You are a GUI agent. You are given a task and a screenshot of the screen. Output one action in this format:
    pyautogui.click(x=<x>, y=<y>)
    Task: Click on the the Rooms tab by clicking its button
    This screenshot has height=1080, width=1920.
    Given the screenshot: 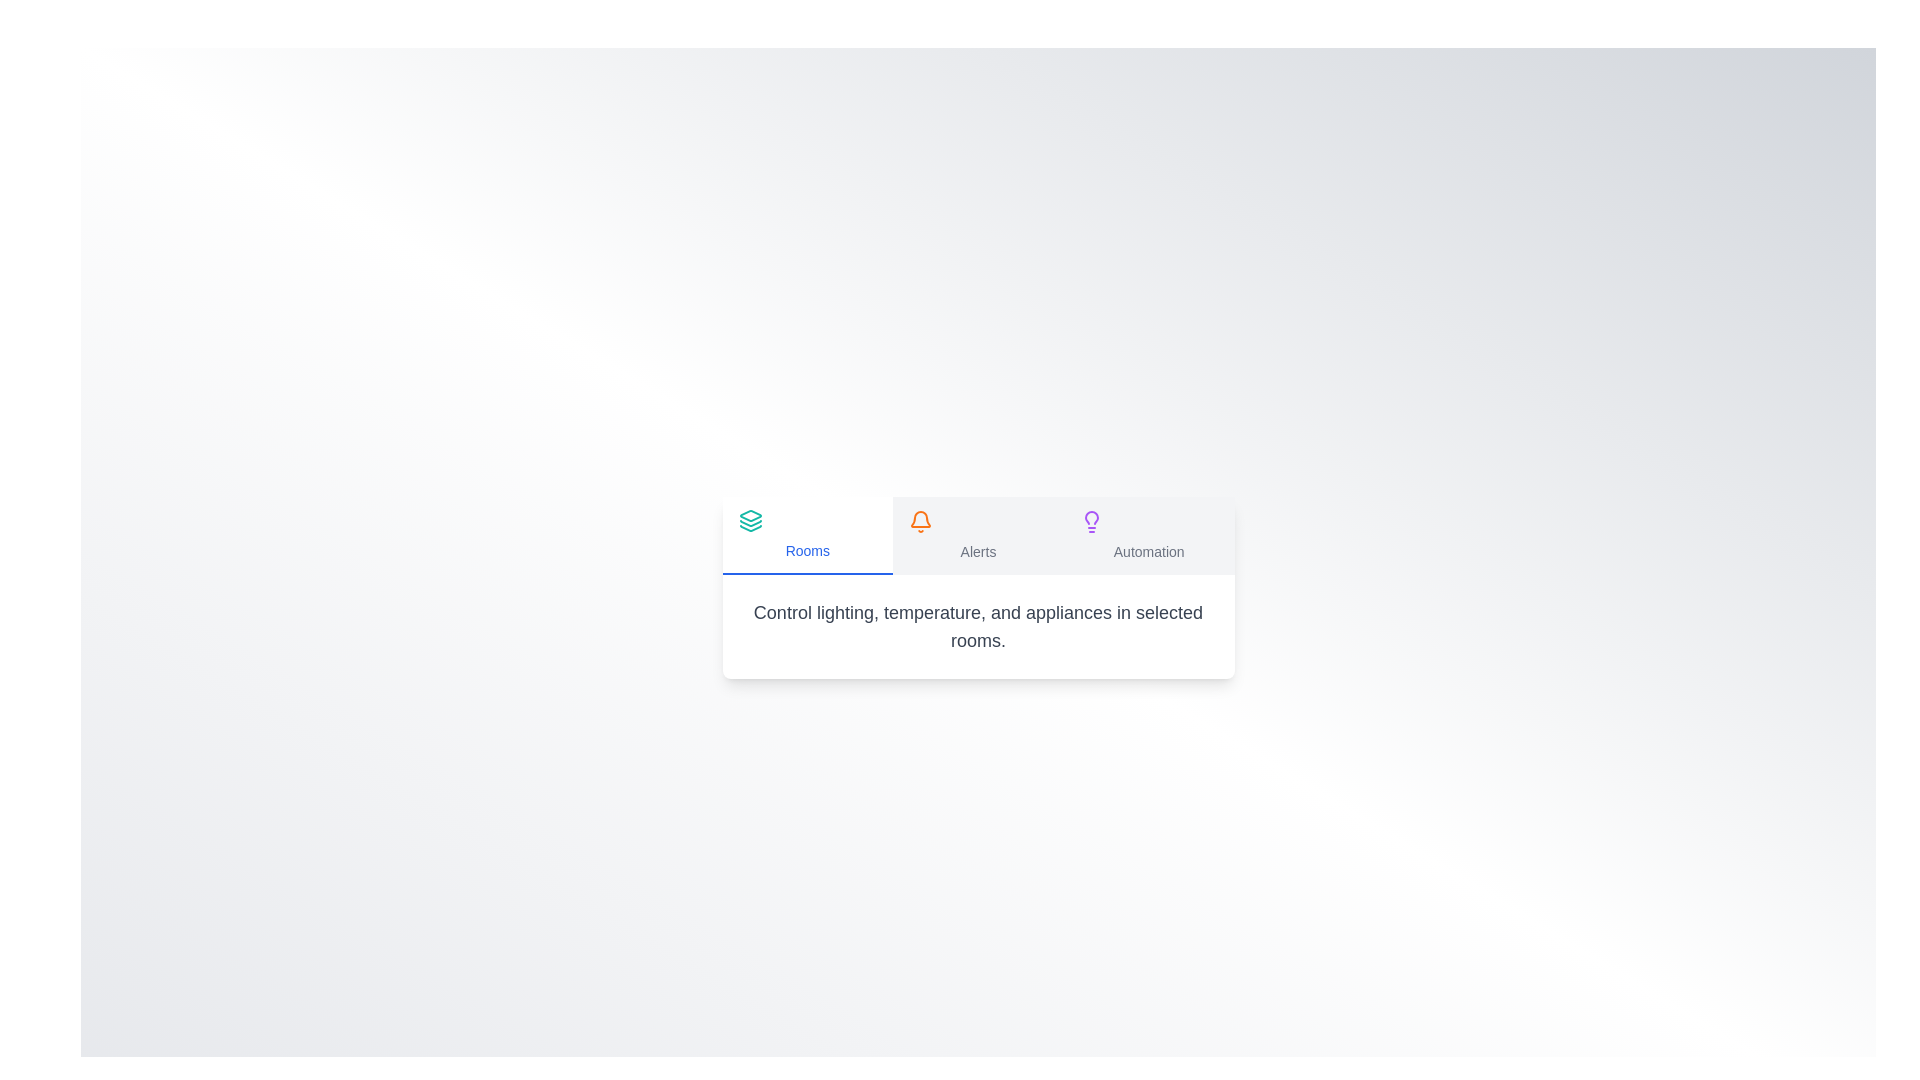 What is the action you would take?
    pyautogui.click(x=807, y=535)
    